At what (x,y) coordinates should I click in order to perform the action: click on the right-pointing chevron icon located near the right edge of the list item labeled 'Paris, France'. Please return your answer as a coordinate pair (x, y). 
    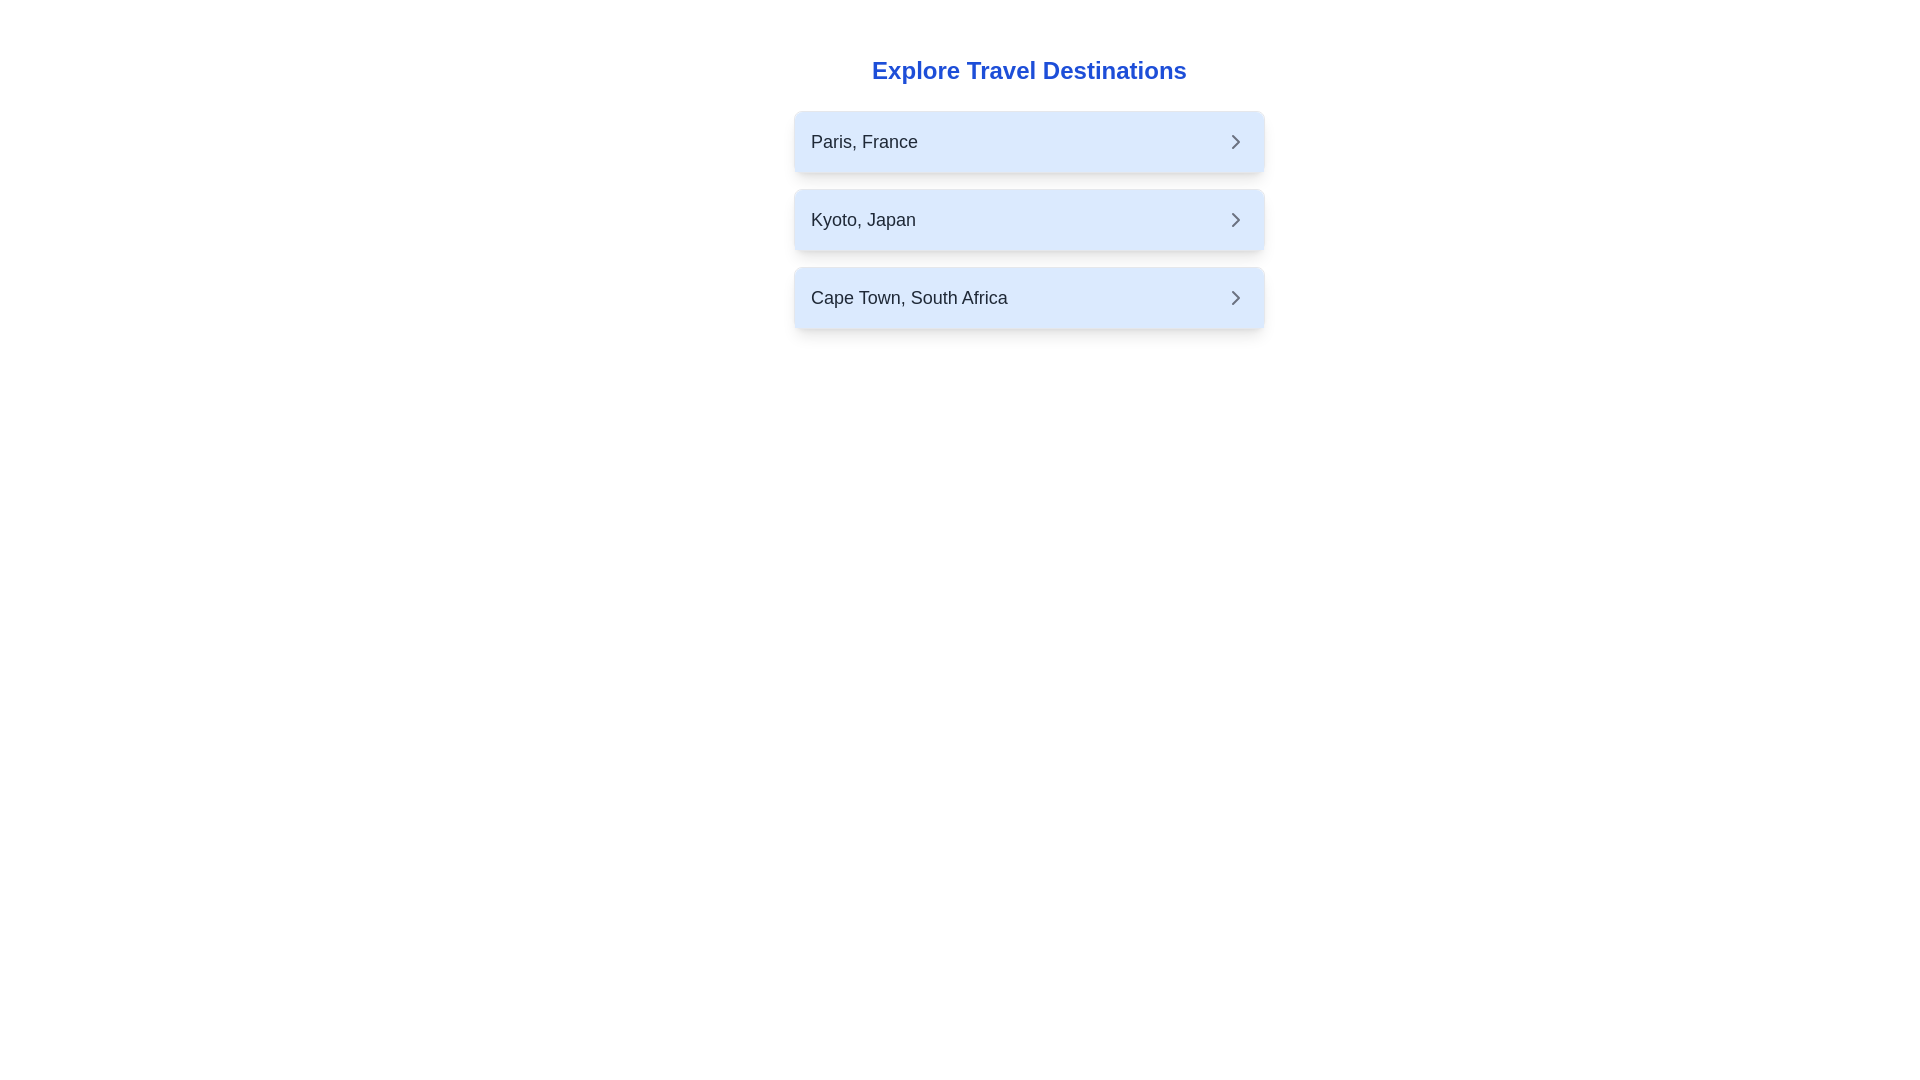
    Looking at the image, I should click on (1235, 141).